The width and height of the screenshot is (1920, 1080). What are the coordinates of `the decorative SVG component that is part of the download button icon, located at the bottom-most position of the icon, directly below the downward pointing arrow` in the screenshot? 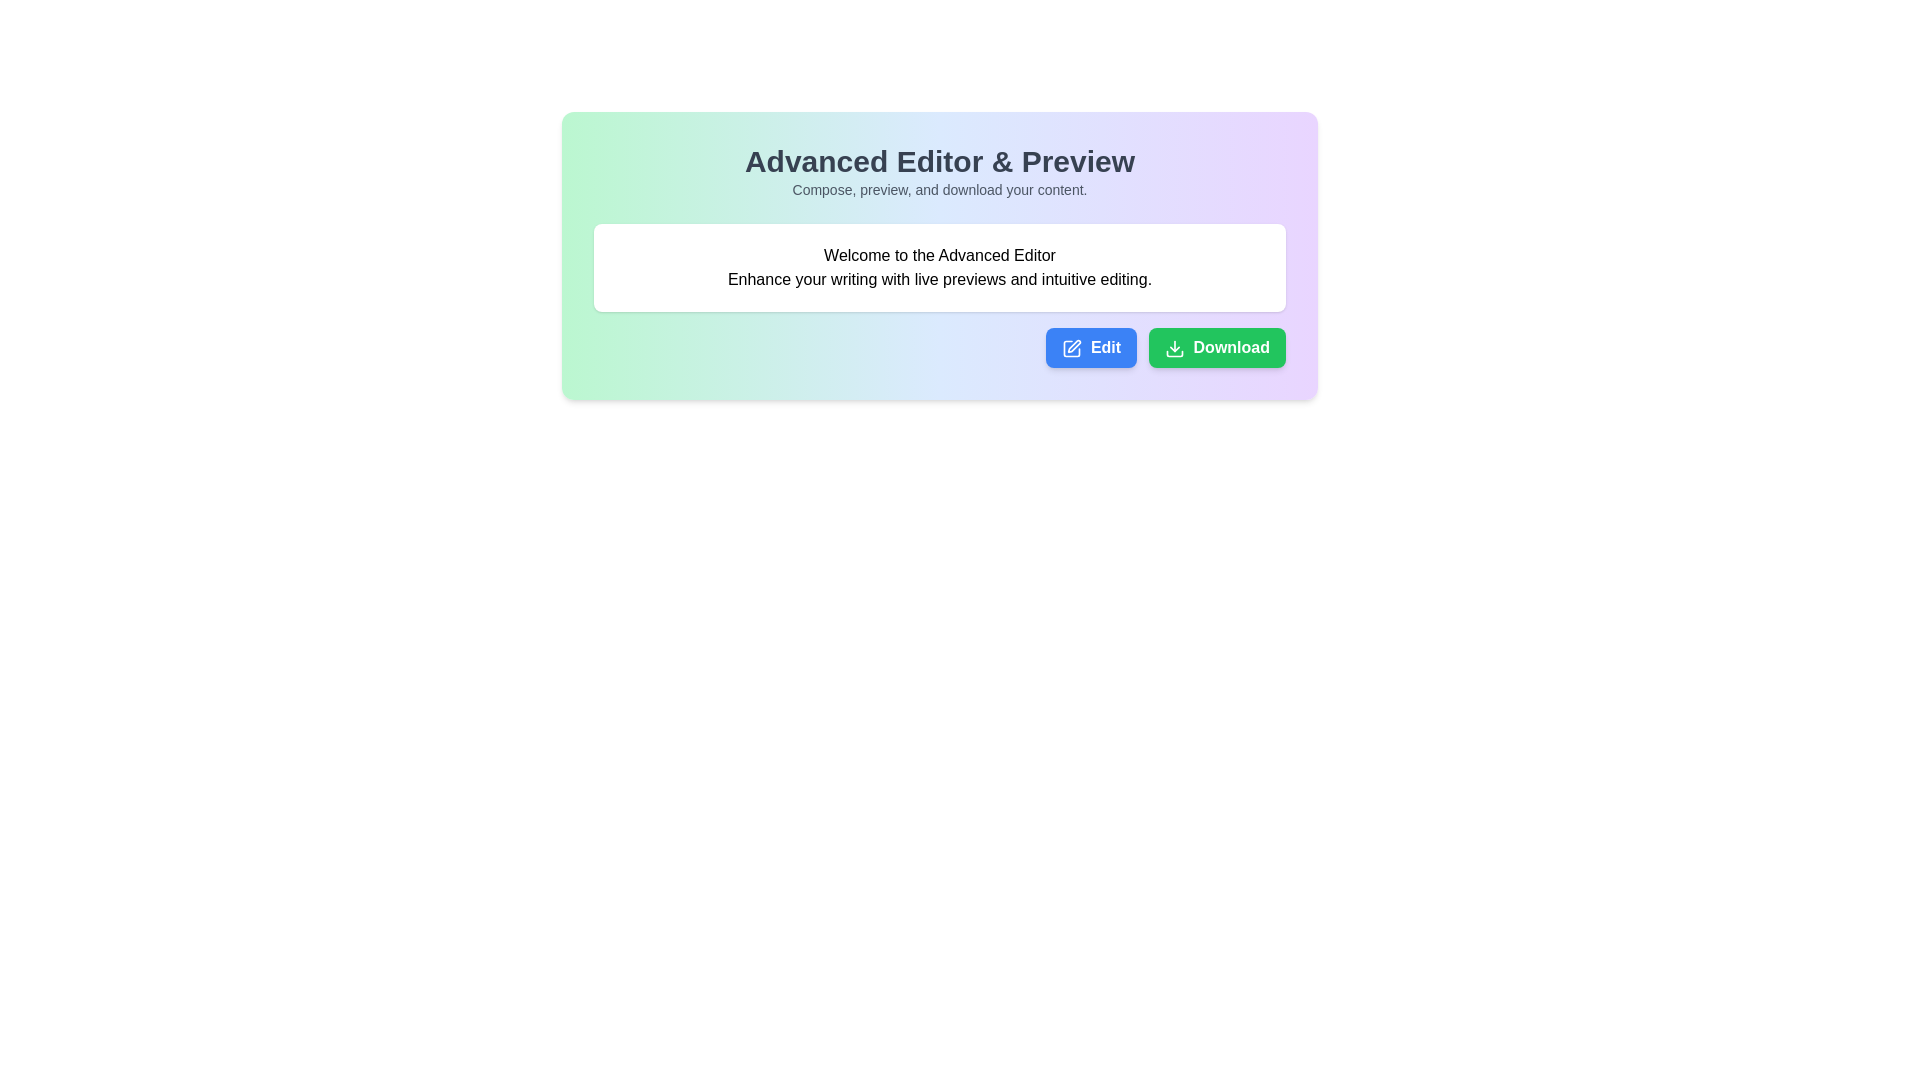 It's located at (1175, 352).